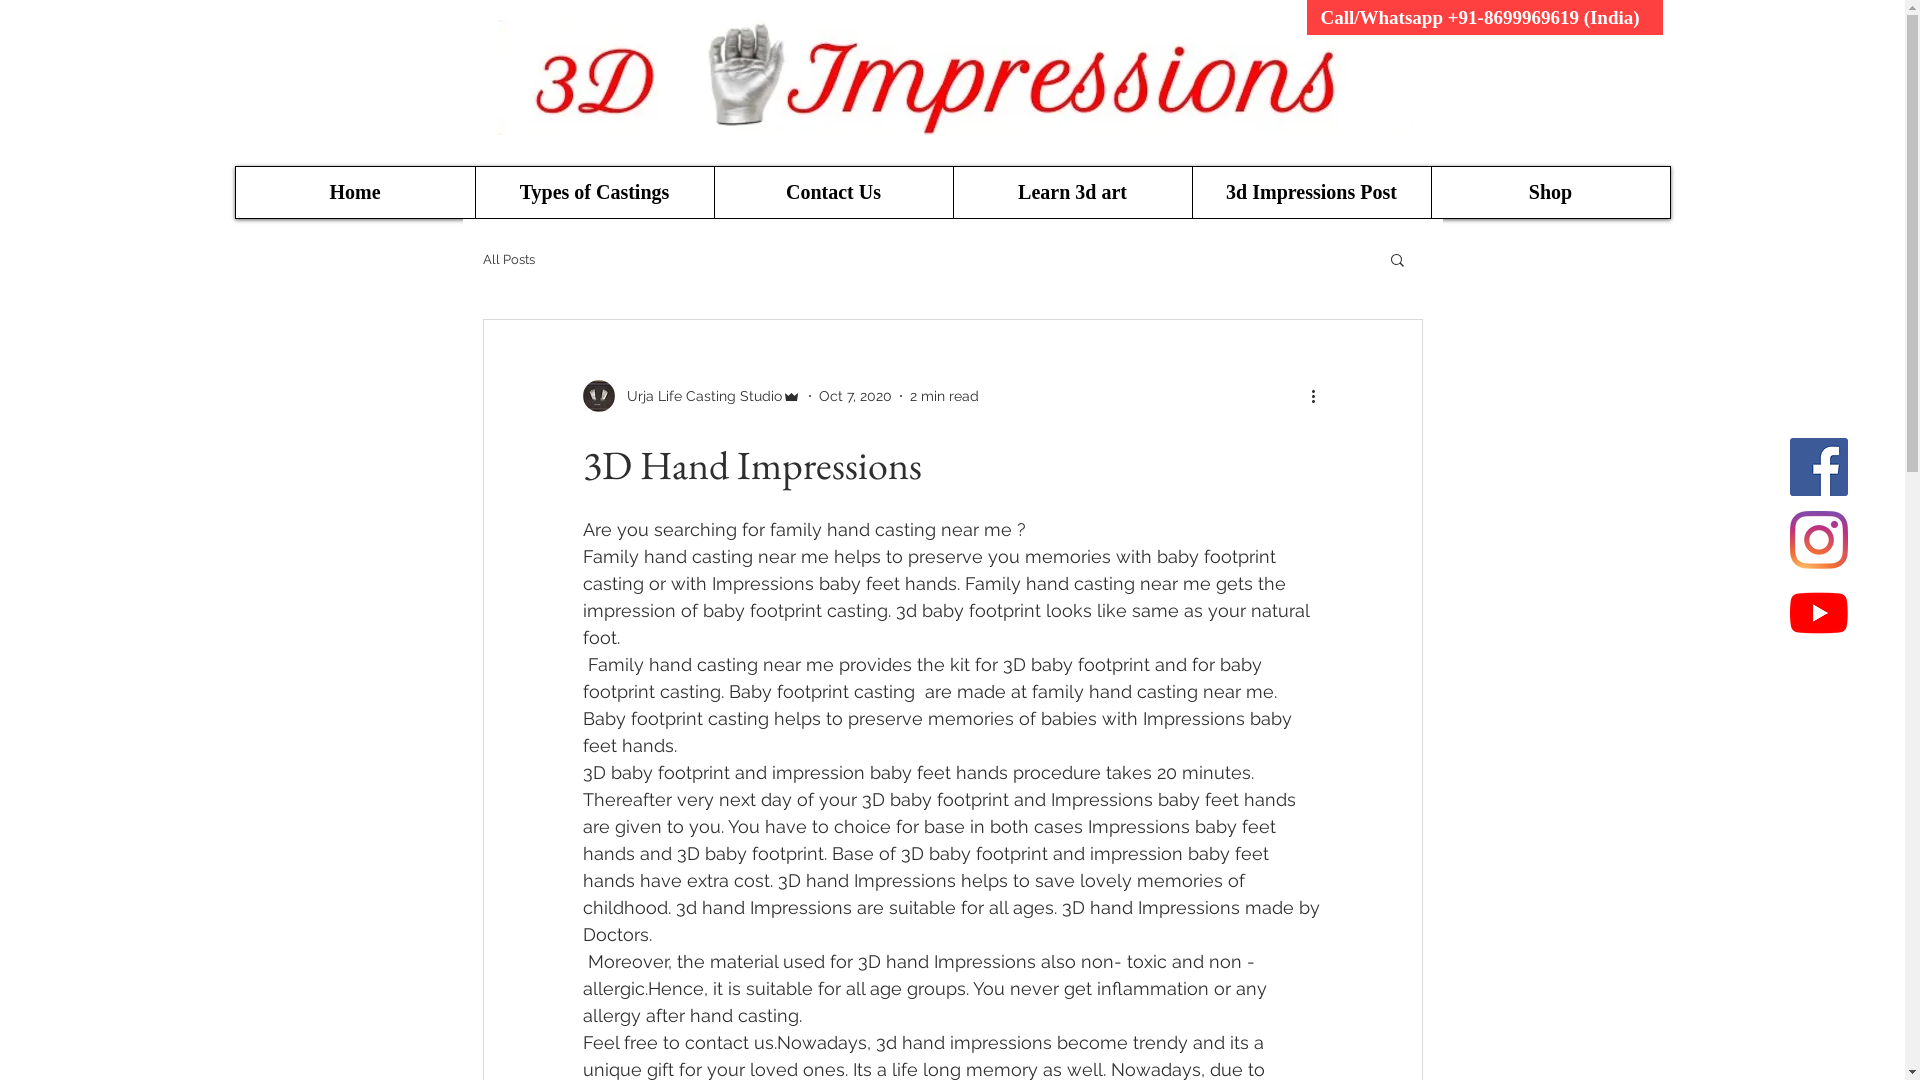 The image size is (1920, 1080). What do you see at coordinates (592, 192) in the screenshot?
I see `'Types of Castings'` at bounding box center [592, 192].